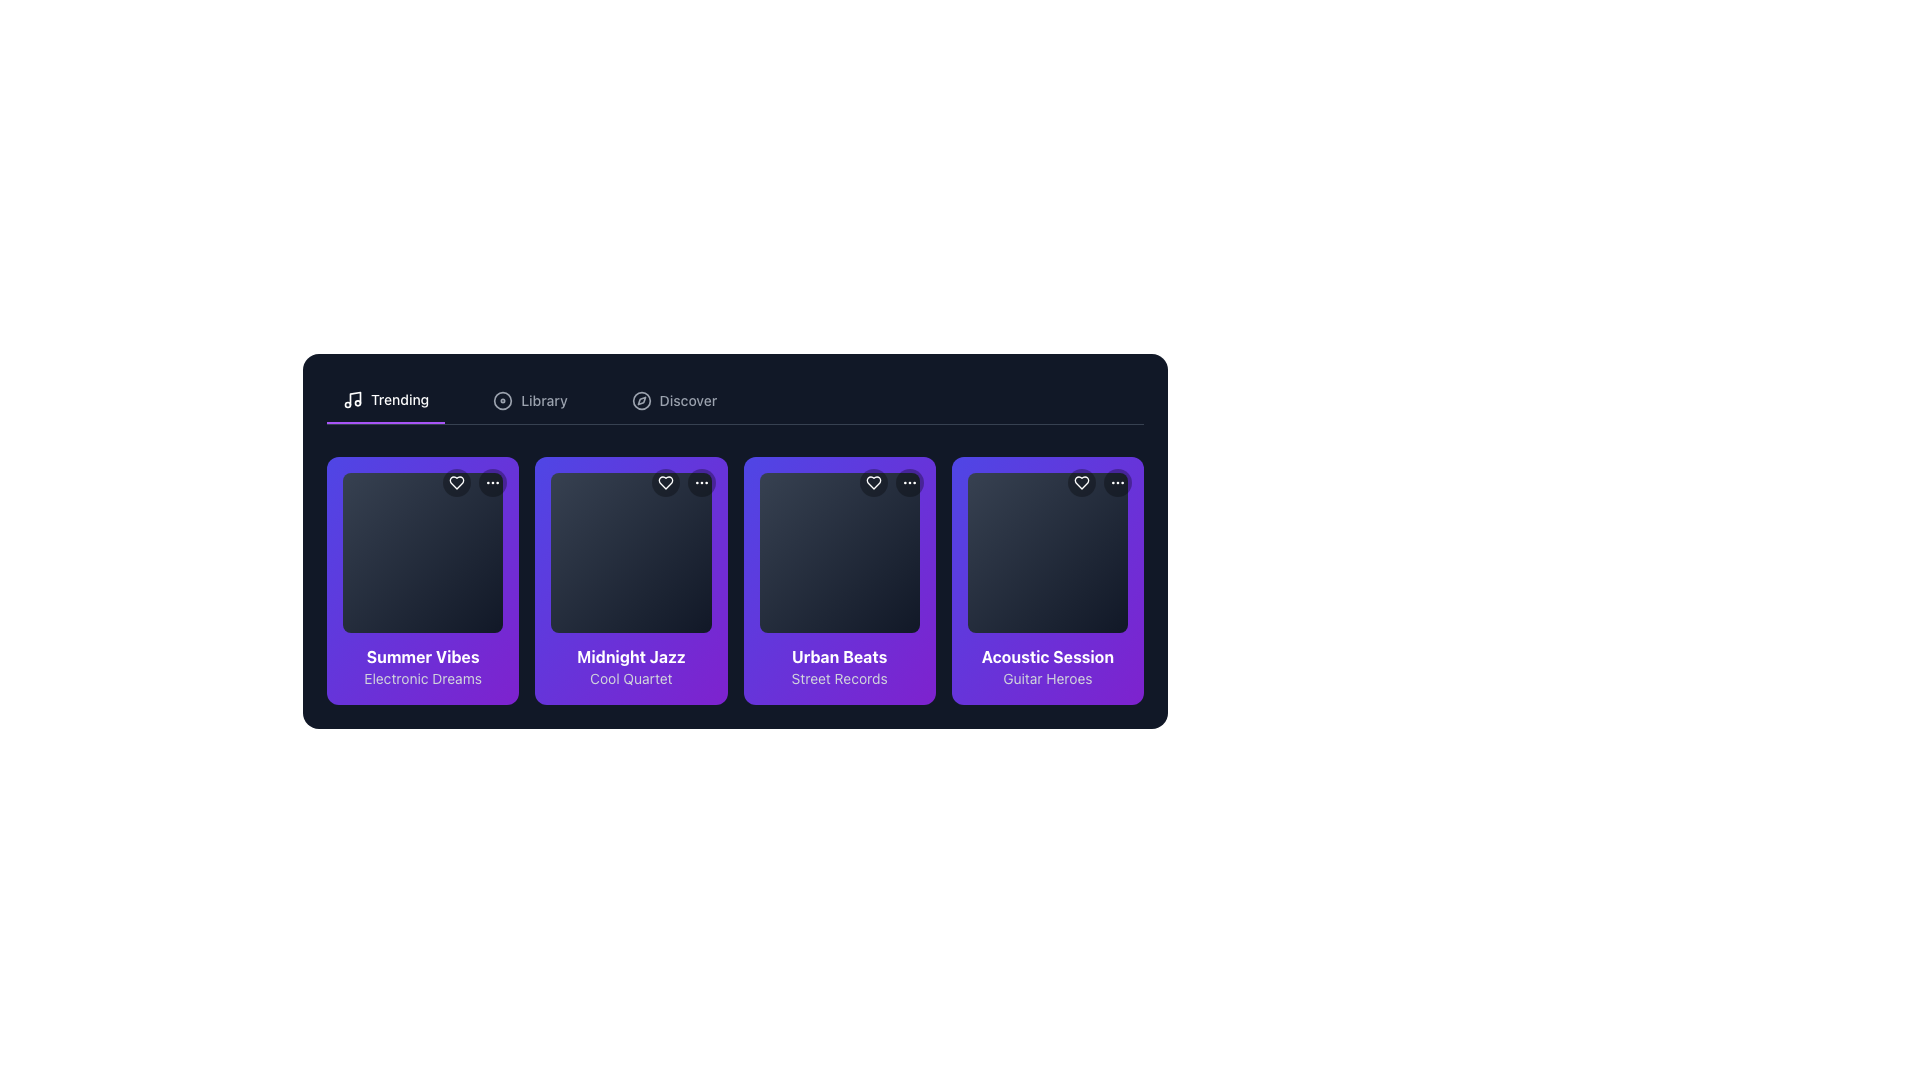 The height and width of the screenshot is (1080, 1920). Describe the element at coordinates (1117, 482) in the screenshot. I see `the ellipsis icon button located in the top-right section of the 'Acoustic Session' card` at that location.